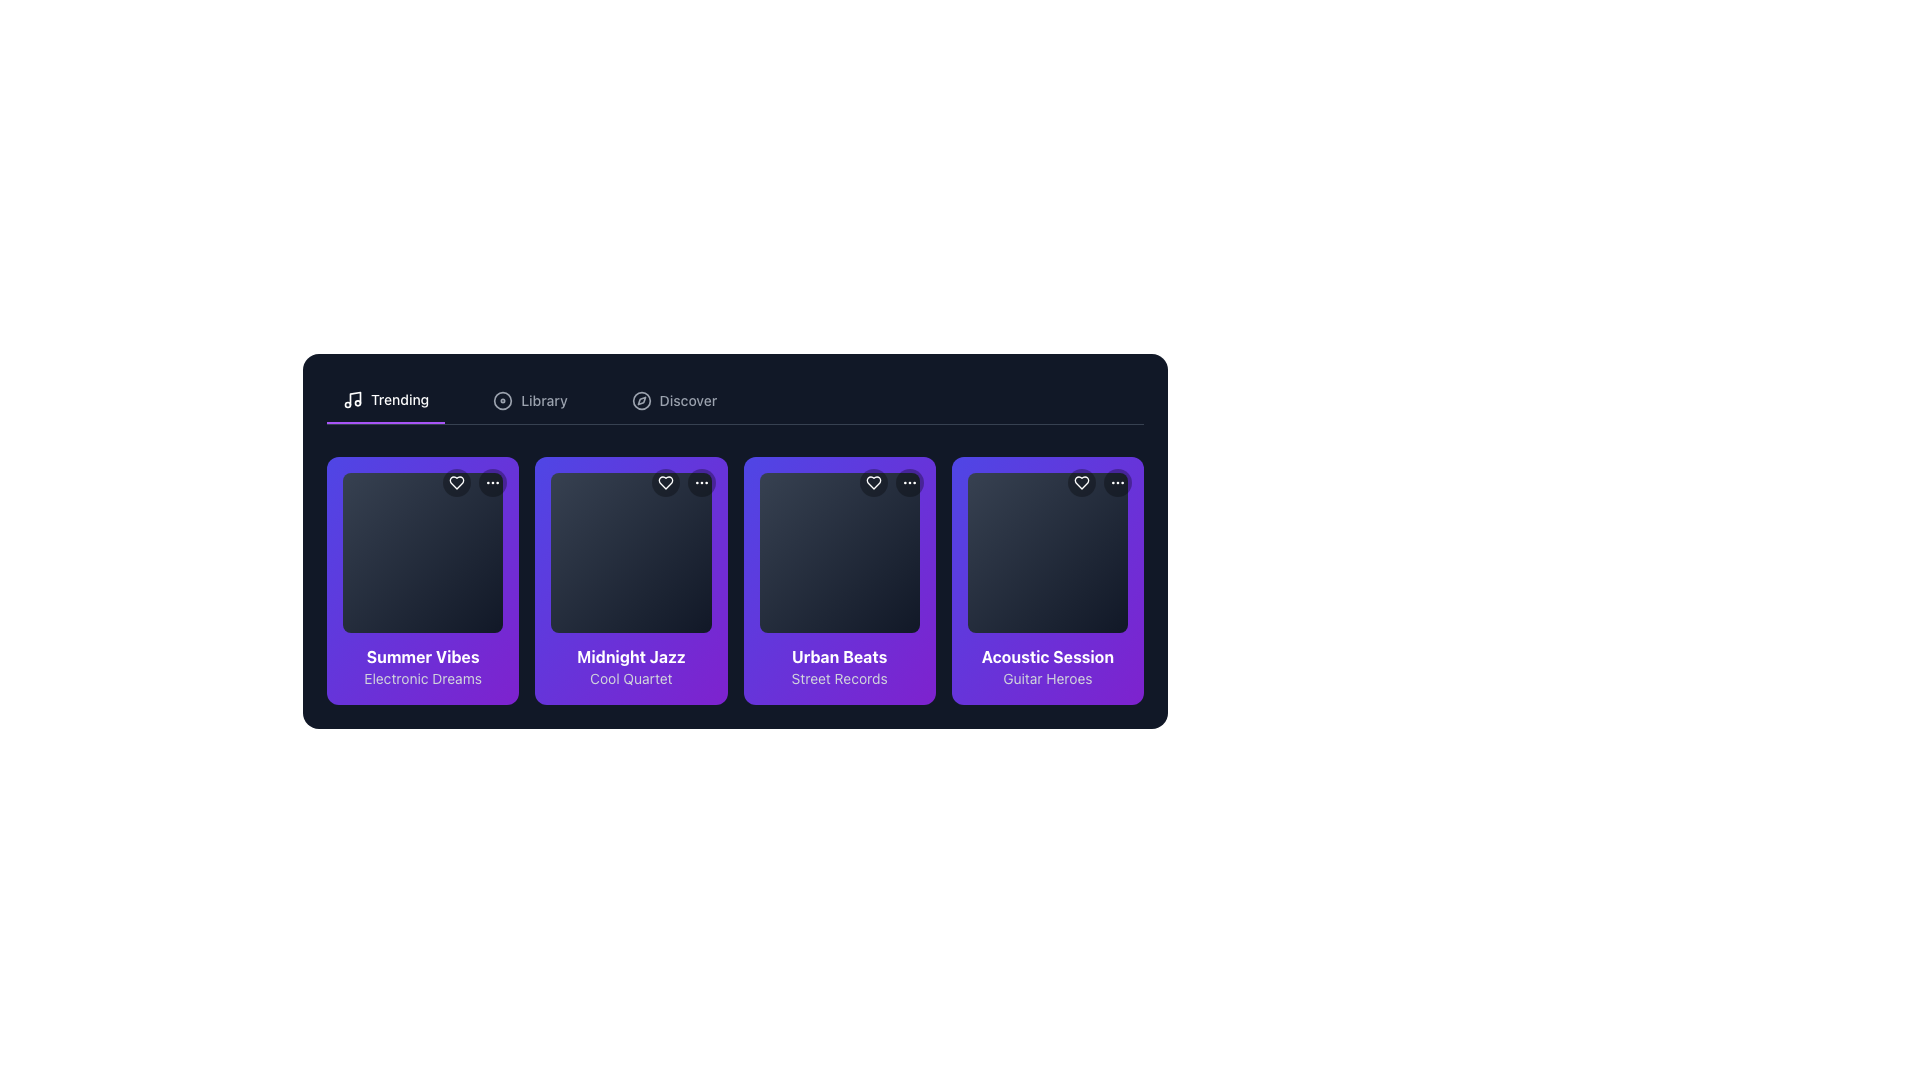 The height and width of the screenshot is (1080, 1920). Describe the element at coordinates (1117, 482) in the screenshot. I see `the ellipsis icon button located in the top-right section of the 'Acoustic Session' card` at that location.